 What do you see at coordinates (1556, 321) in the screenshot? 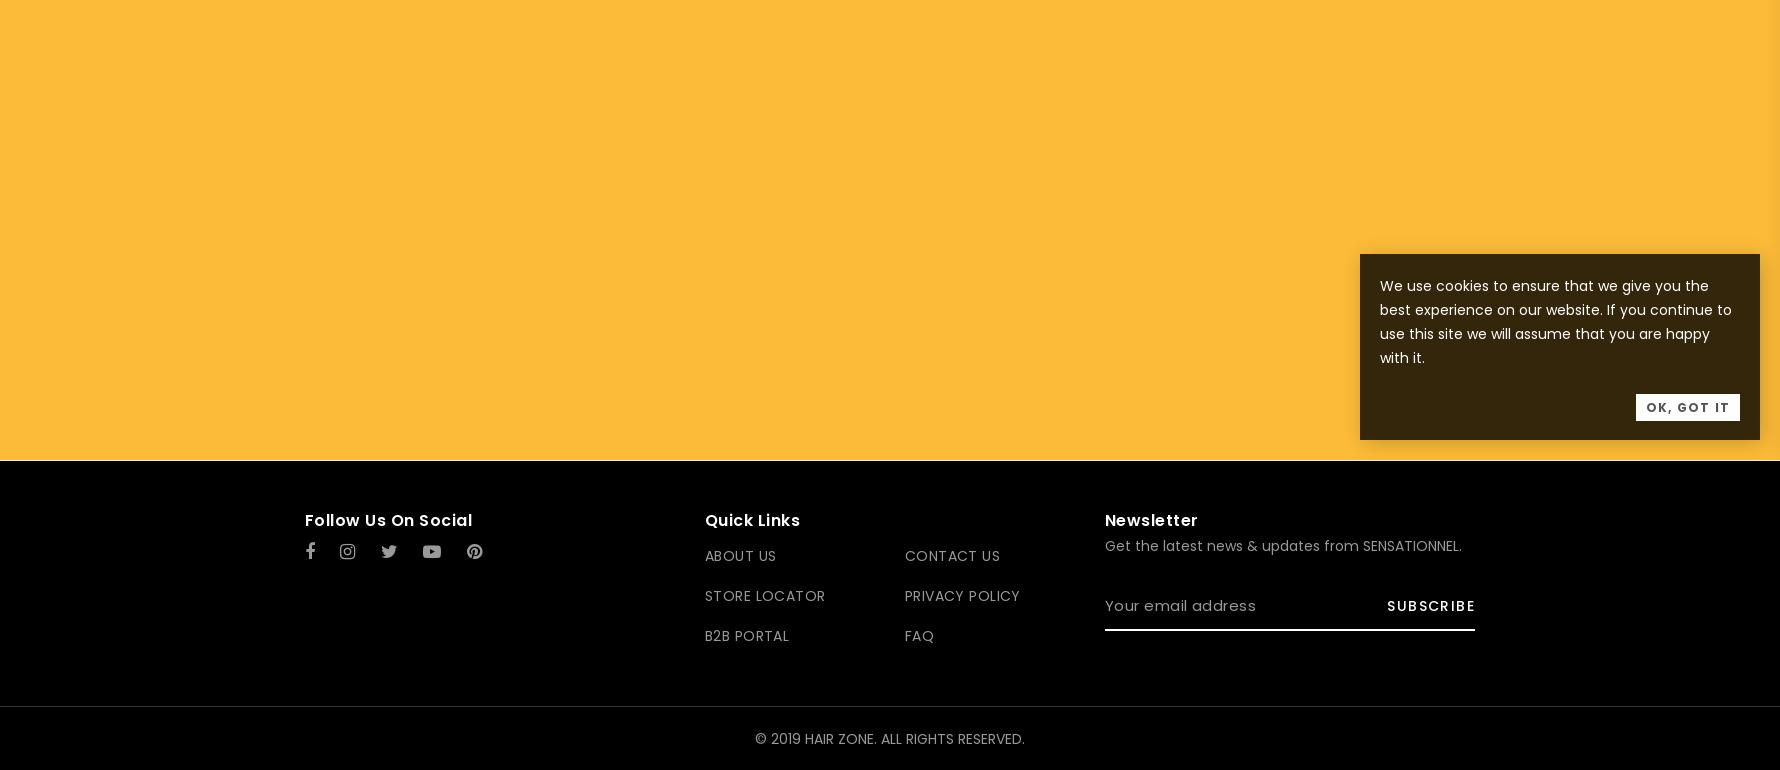
I see `'We use cookies to ensure that we give you the best experience on our website. If you continue to use this site we will assume that you are happy with it.'` at bounding box center [1556, 321].